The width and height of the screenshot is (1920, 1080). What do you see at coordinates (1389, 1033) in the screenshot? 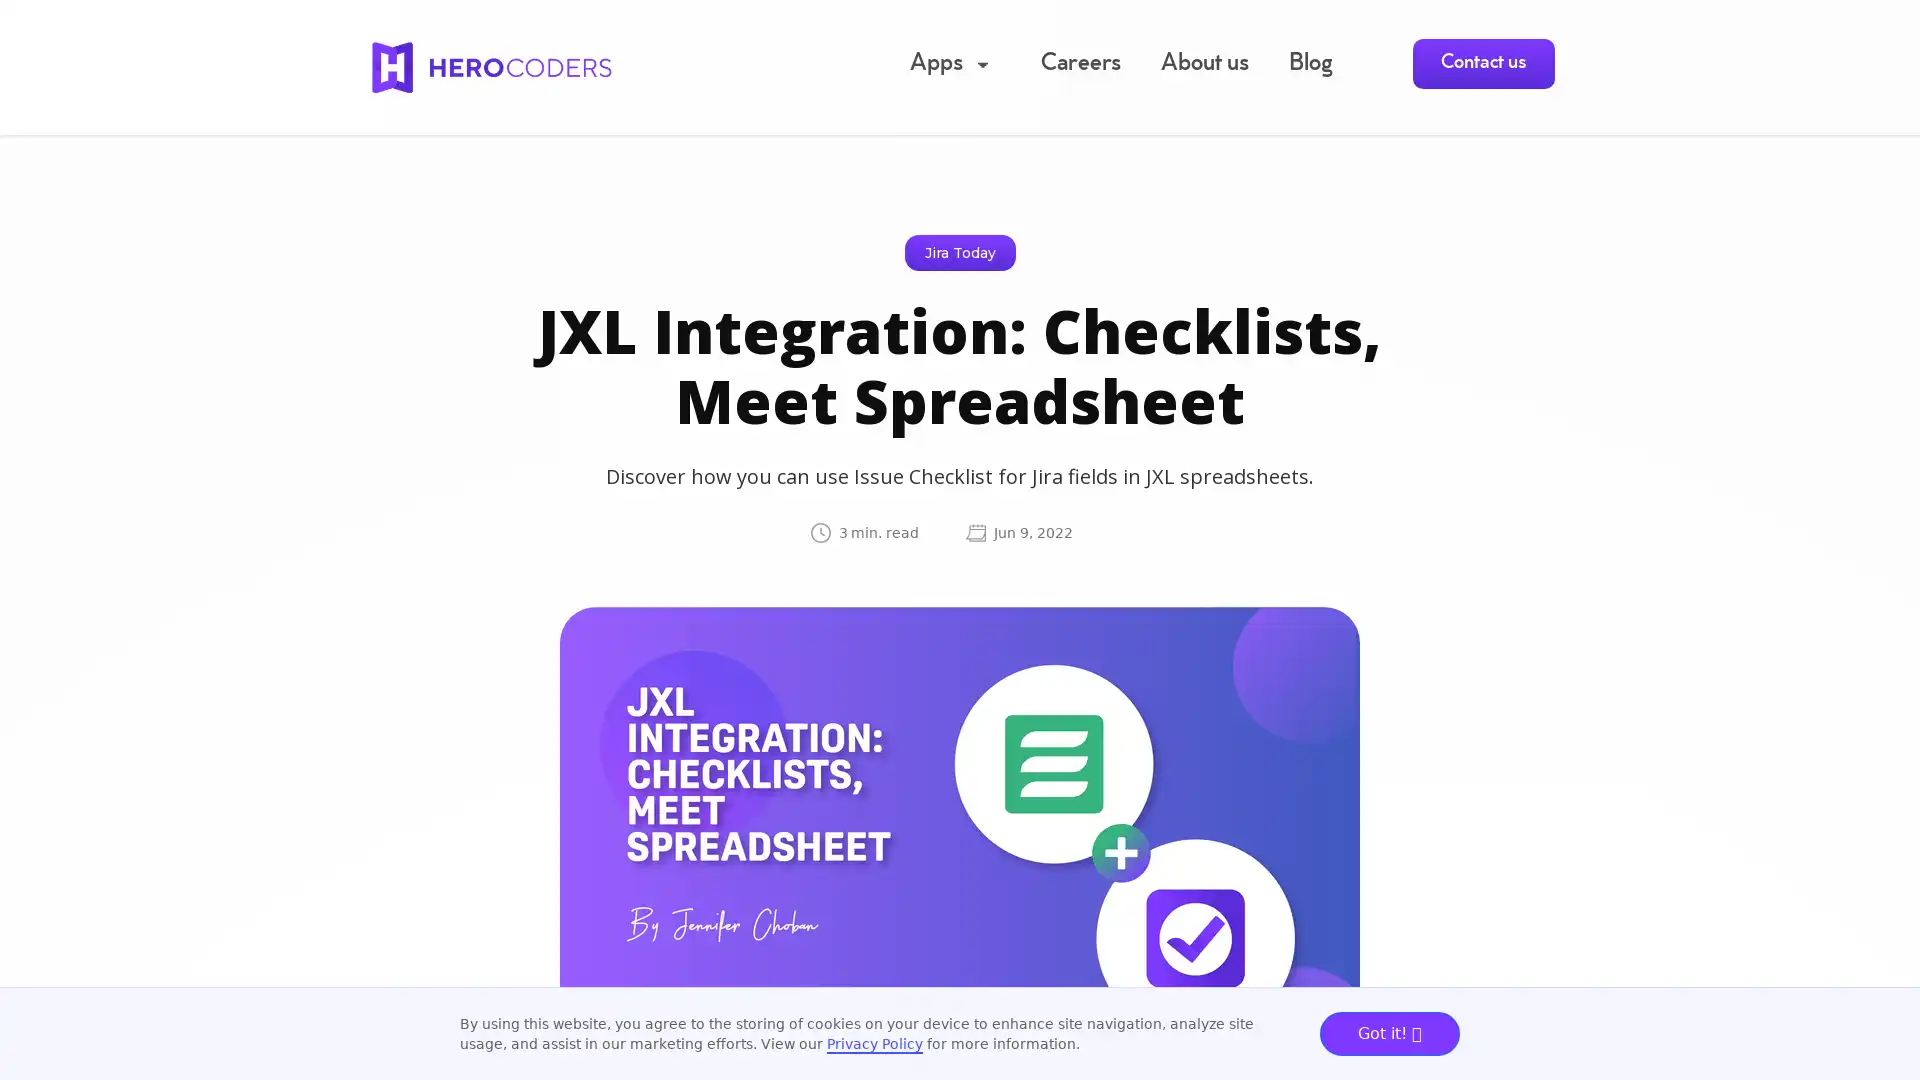
I see `Got it!` at bounding box center [1389, 1033].